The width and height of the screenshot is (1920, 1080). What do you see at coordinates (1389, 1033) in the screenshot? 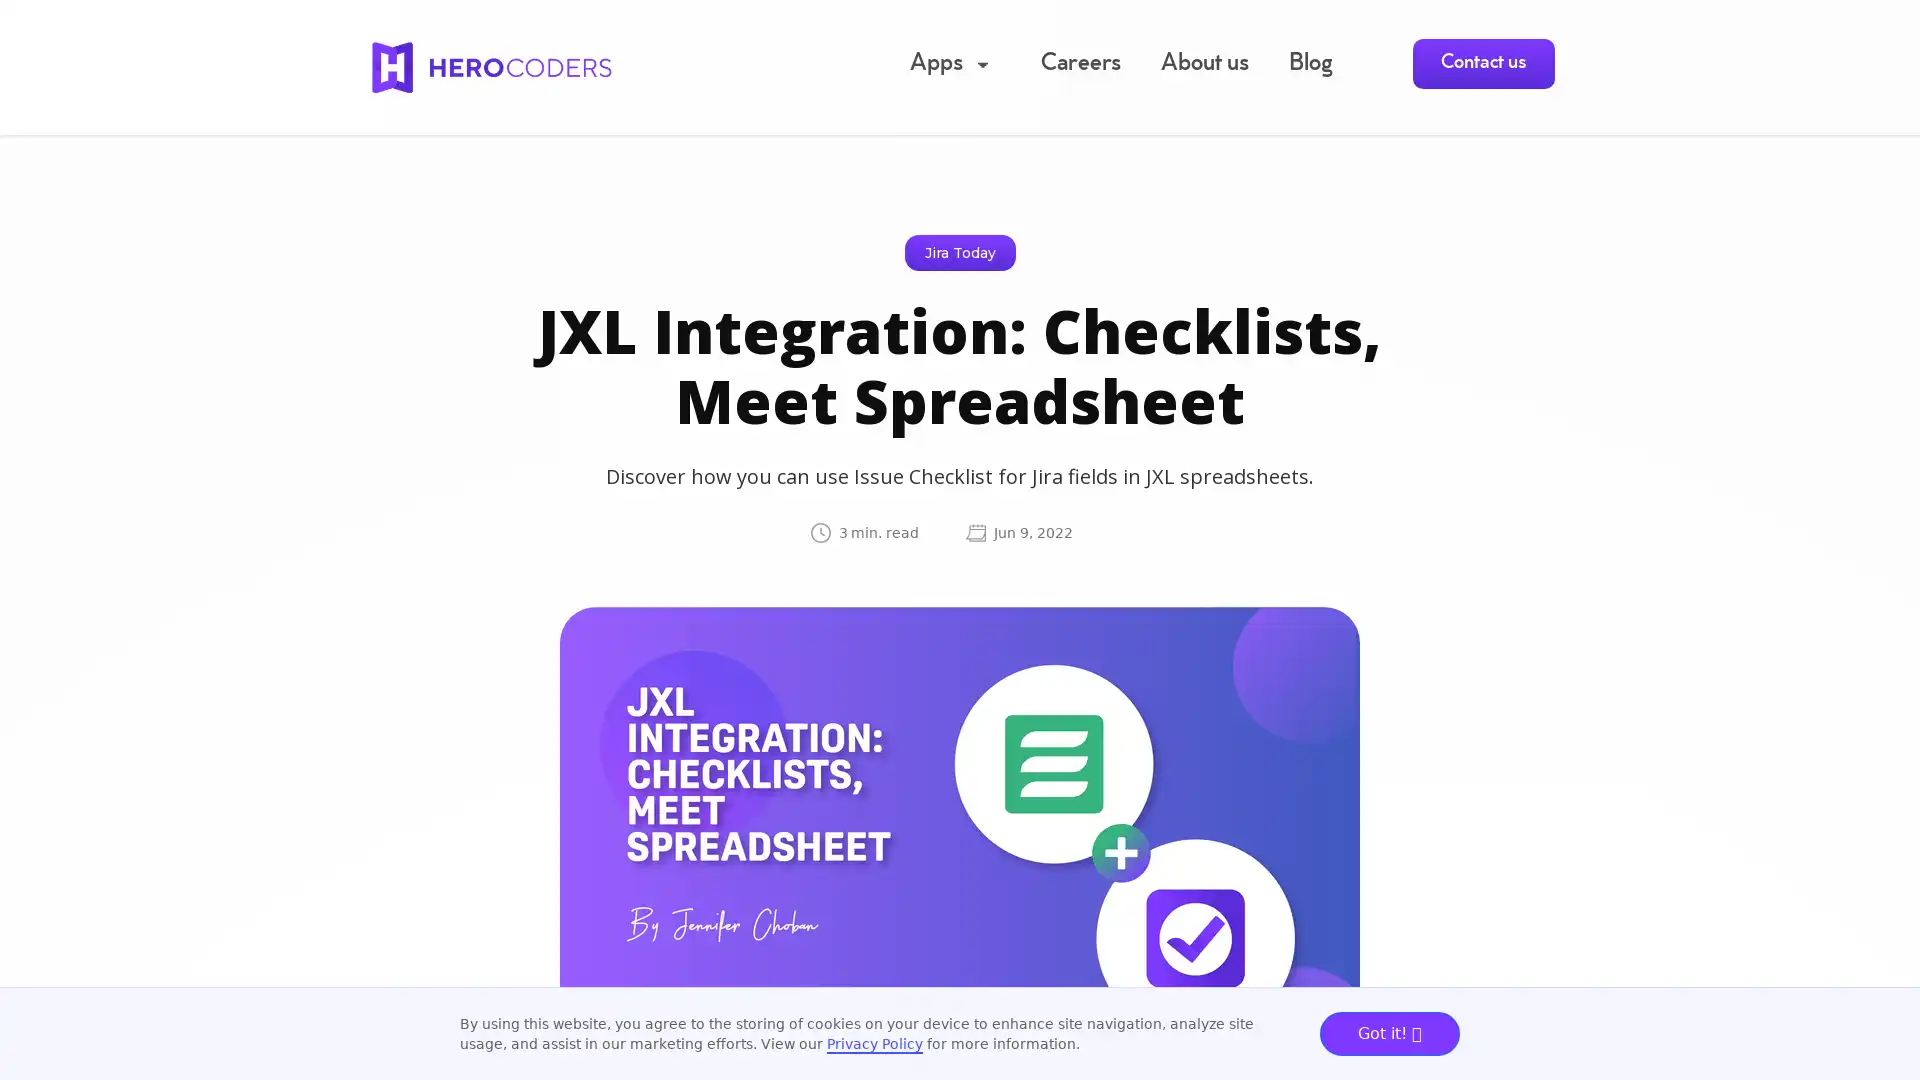
I see `Got it!` at bounding box center [1389, 1033].